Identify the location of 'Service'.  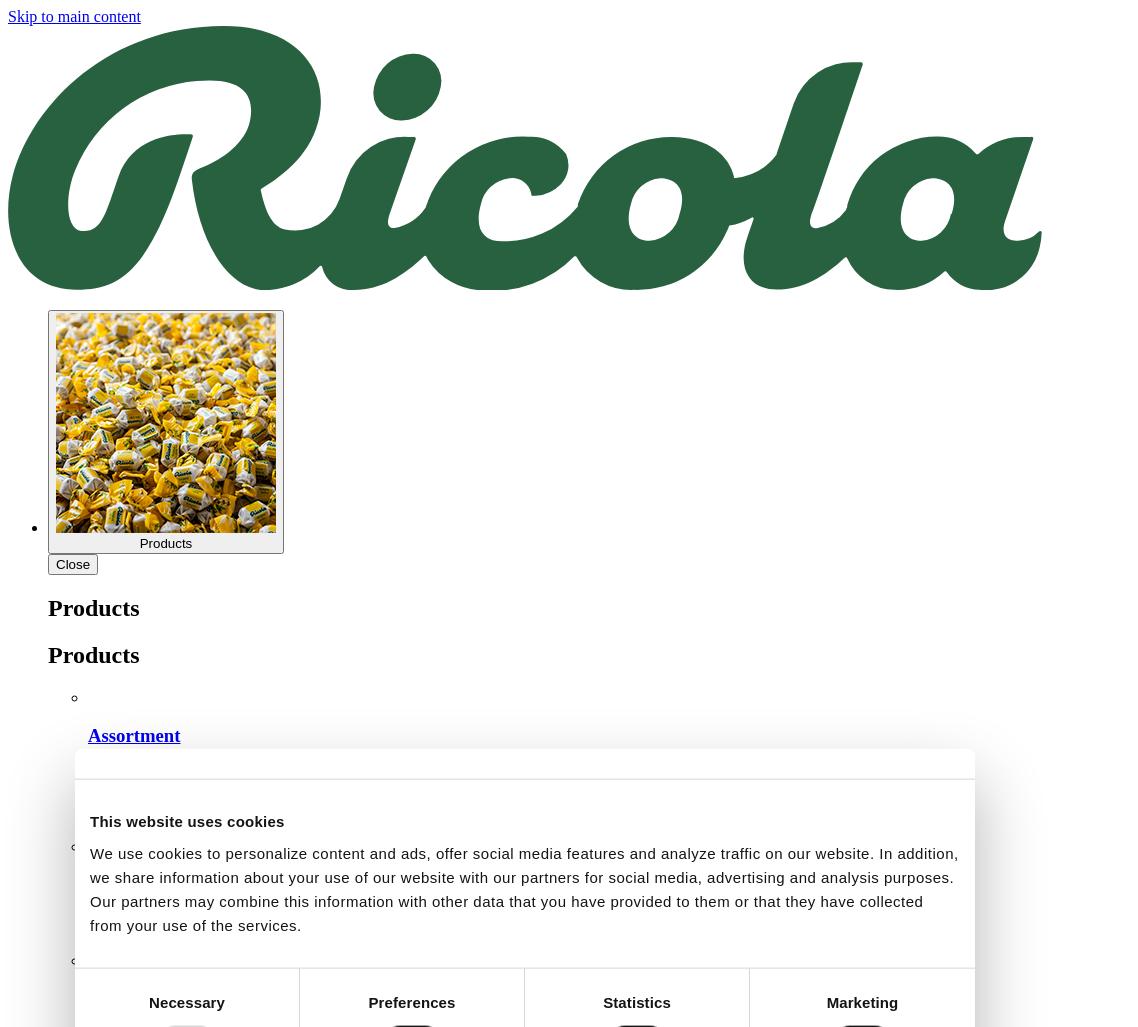
(86, 997).